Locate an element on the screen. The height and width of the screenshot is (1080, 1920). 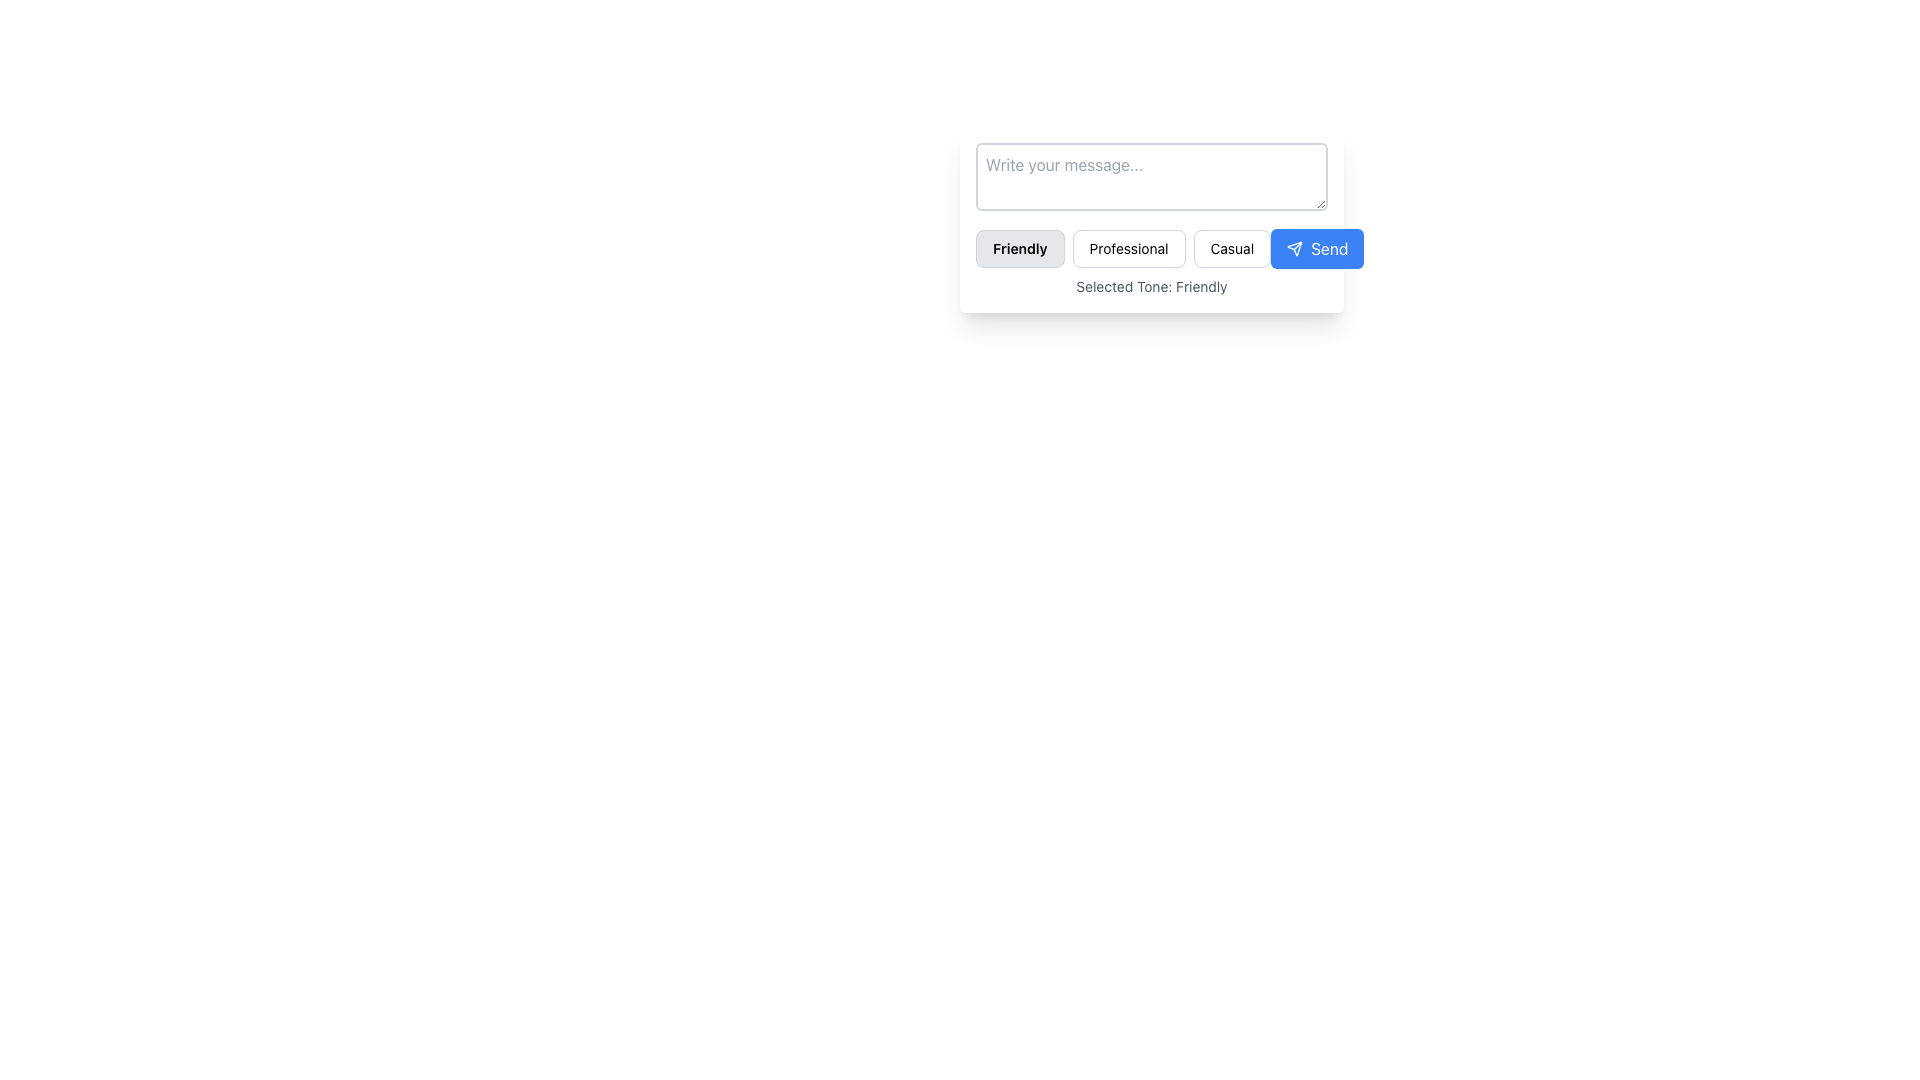
the 'Send' button that contains the paper airplane icon, which is positioned centrally within the blue button labeled 'Send' is located at coordinates (1295, 248).